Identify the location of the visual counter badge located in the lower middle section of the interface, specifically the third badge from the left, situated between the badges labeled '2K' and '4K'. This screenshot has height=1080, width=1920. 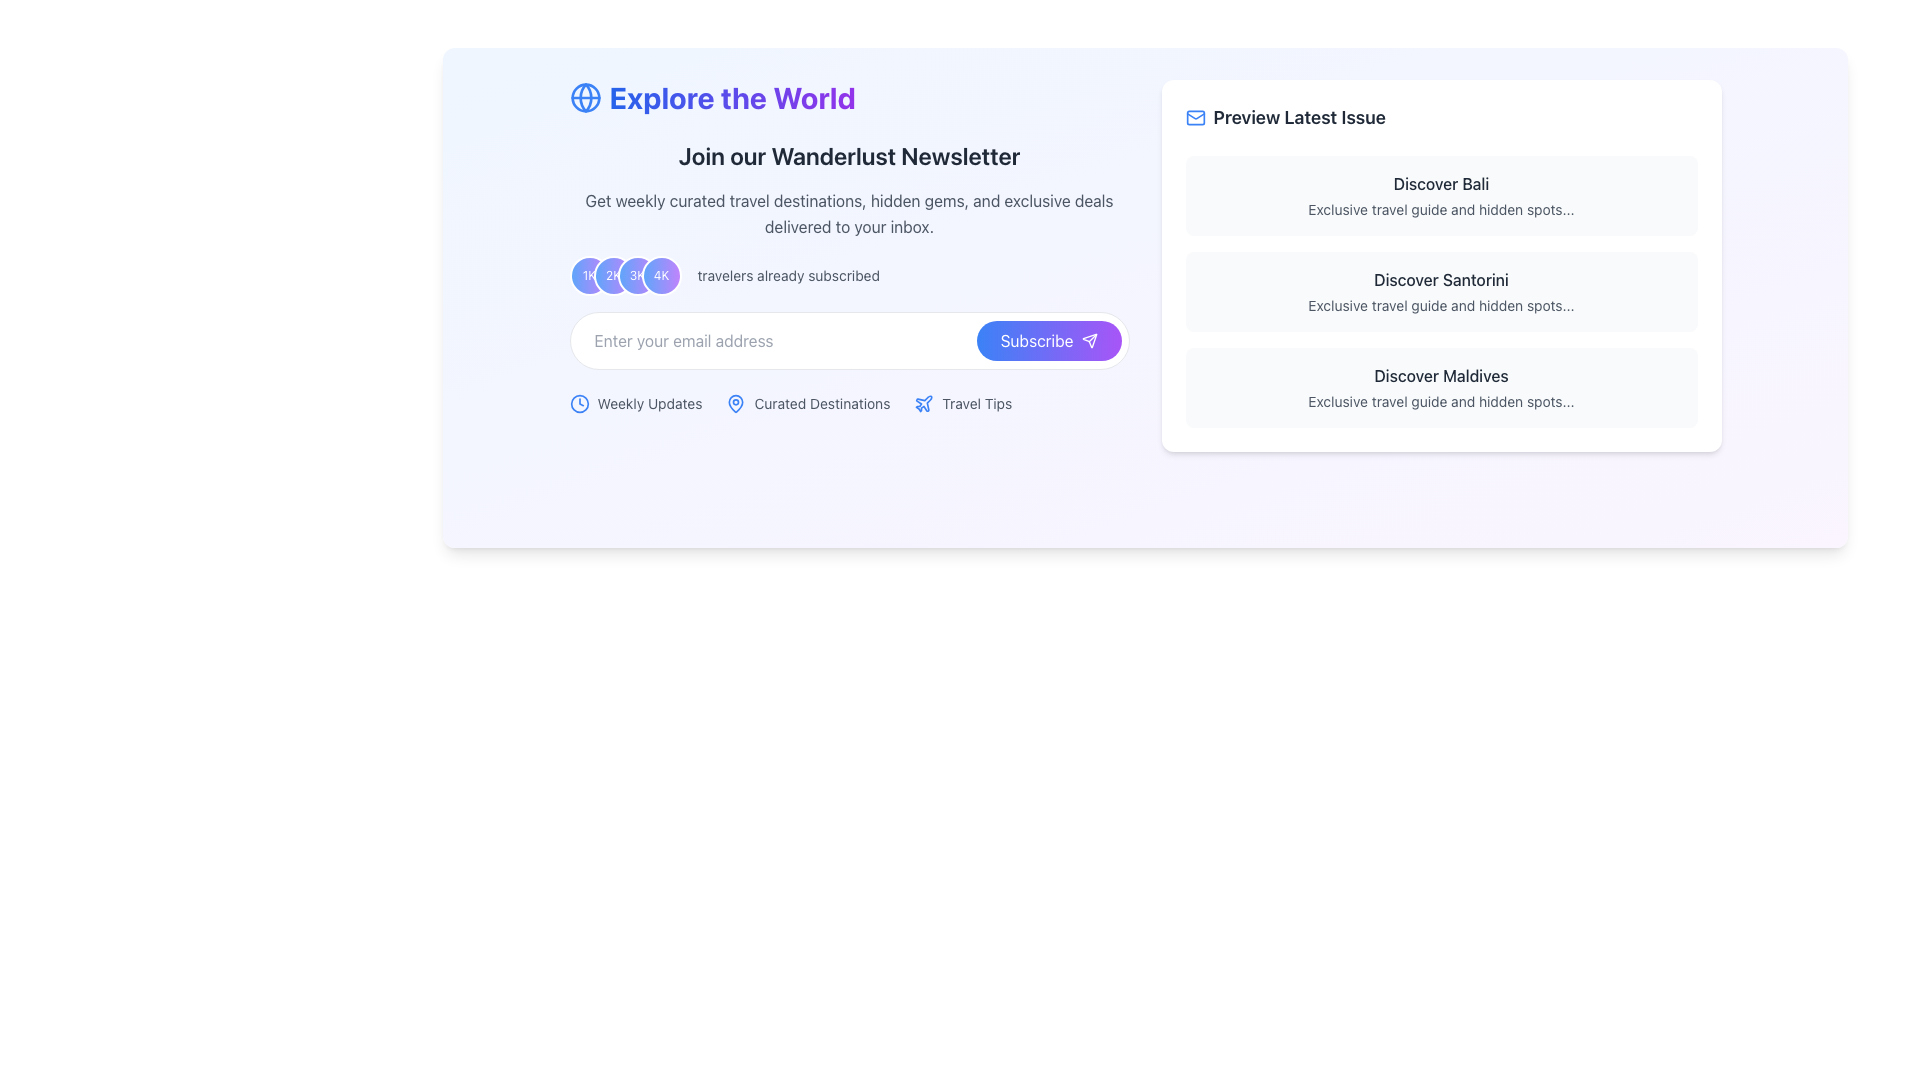
(636, 276).